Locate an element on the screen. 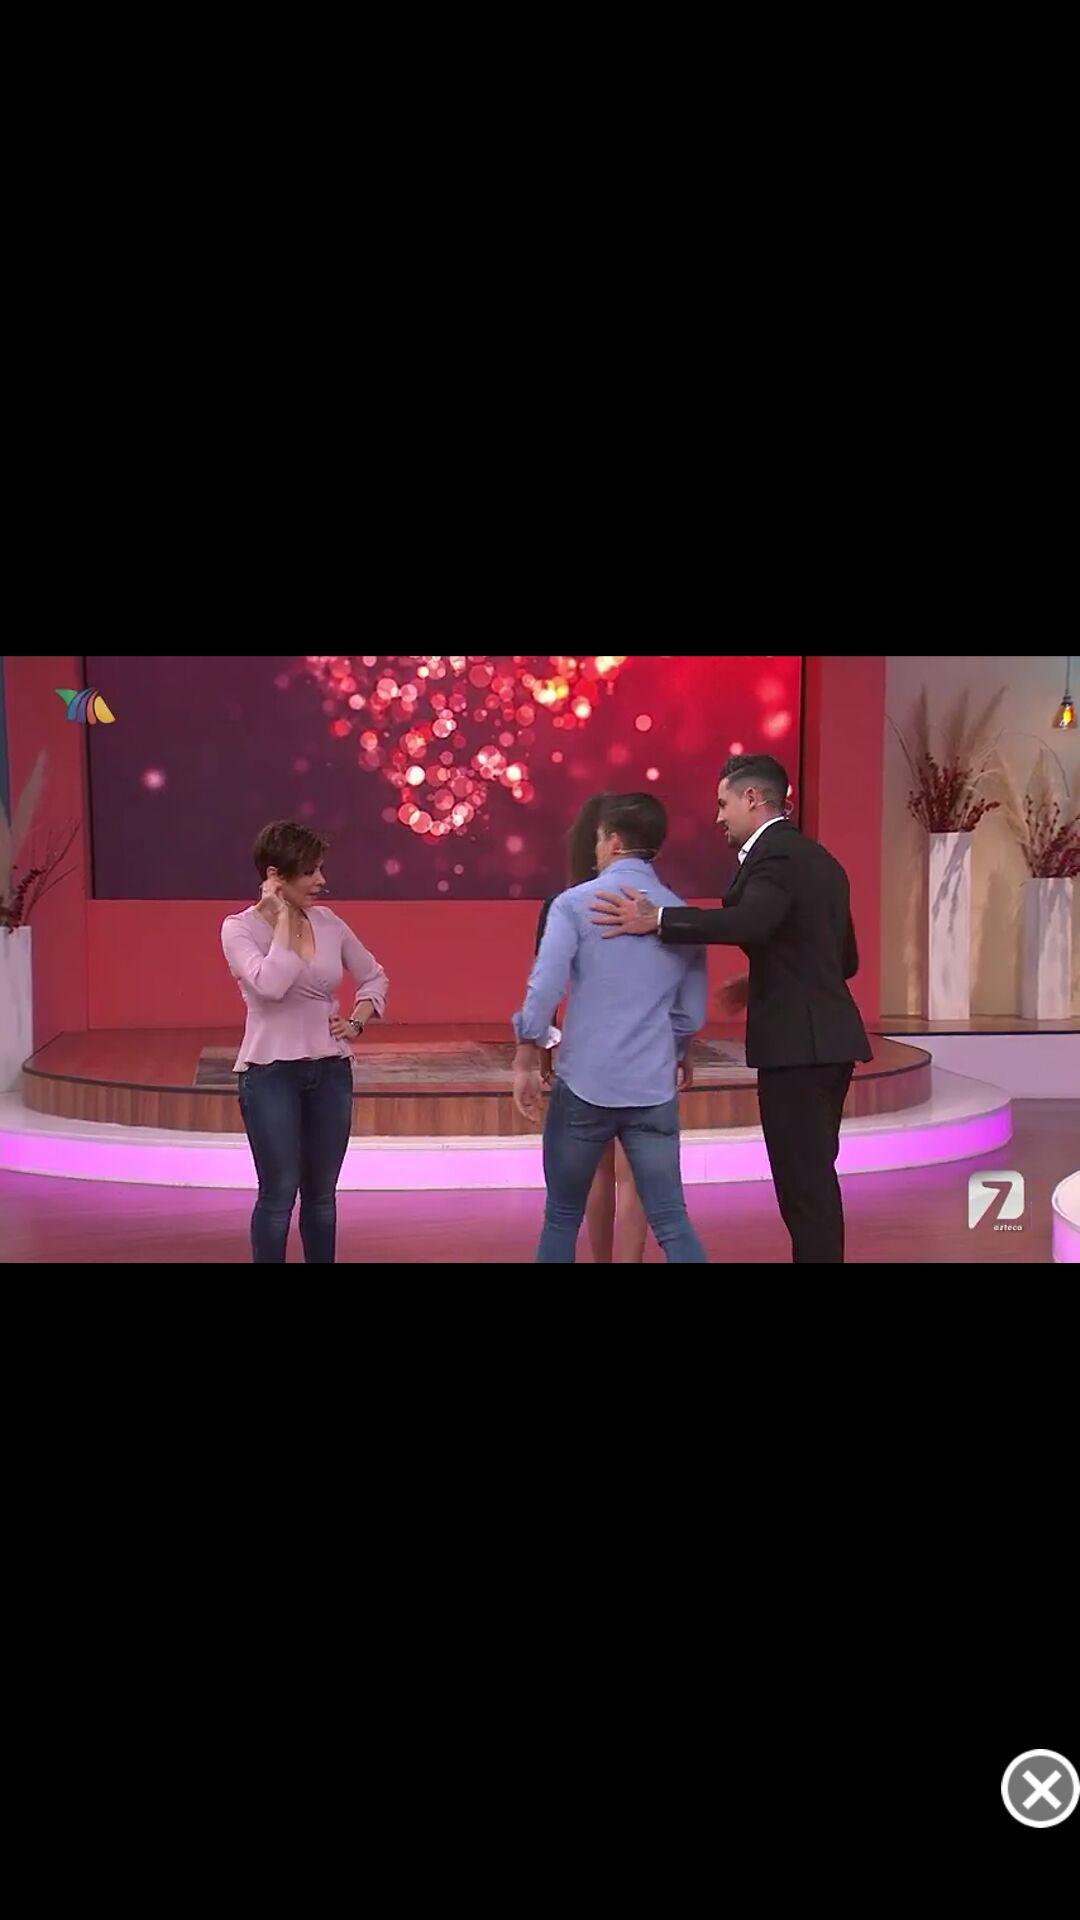 Image resolution: width=1080 pixels, height=1920 pixels. screen is located at coordinates (1039, 1788).